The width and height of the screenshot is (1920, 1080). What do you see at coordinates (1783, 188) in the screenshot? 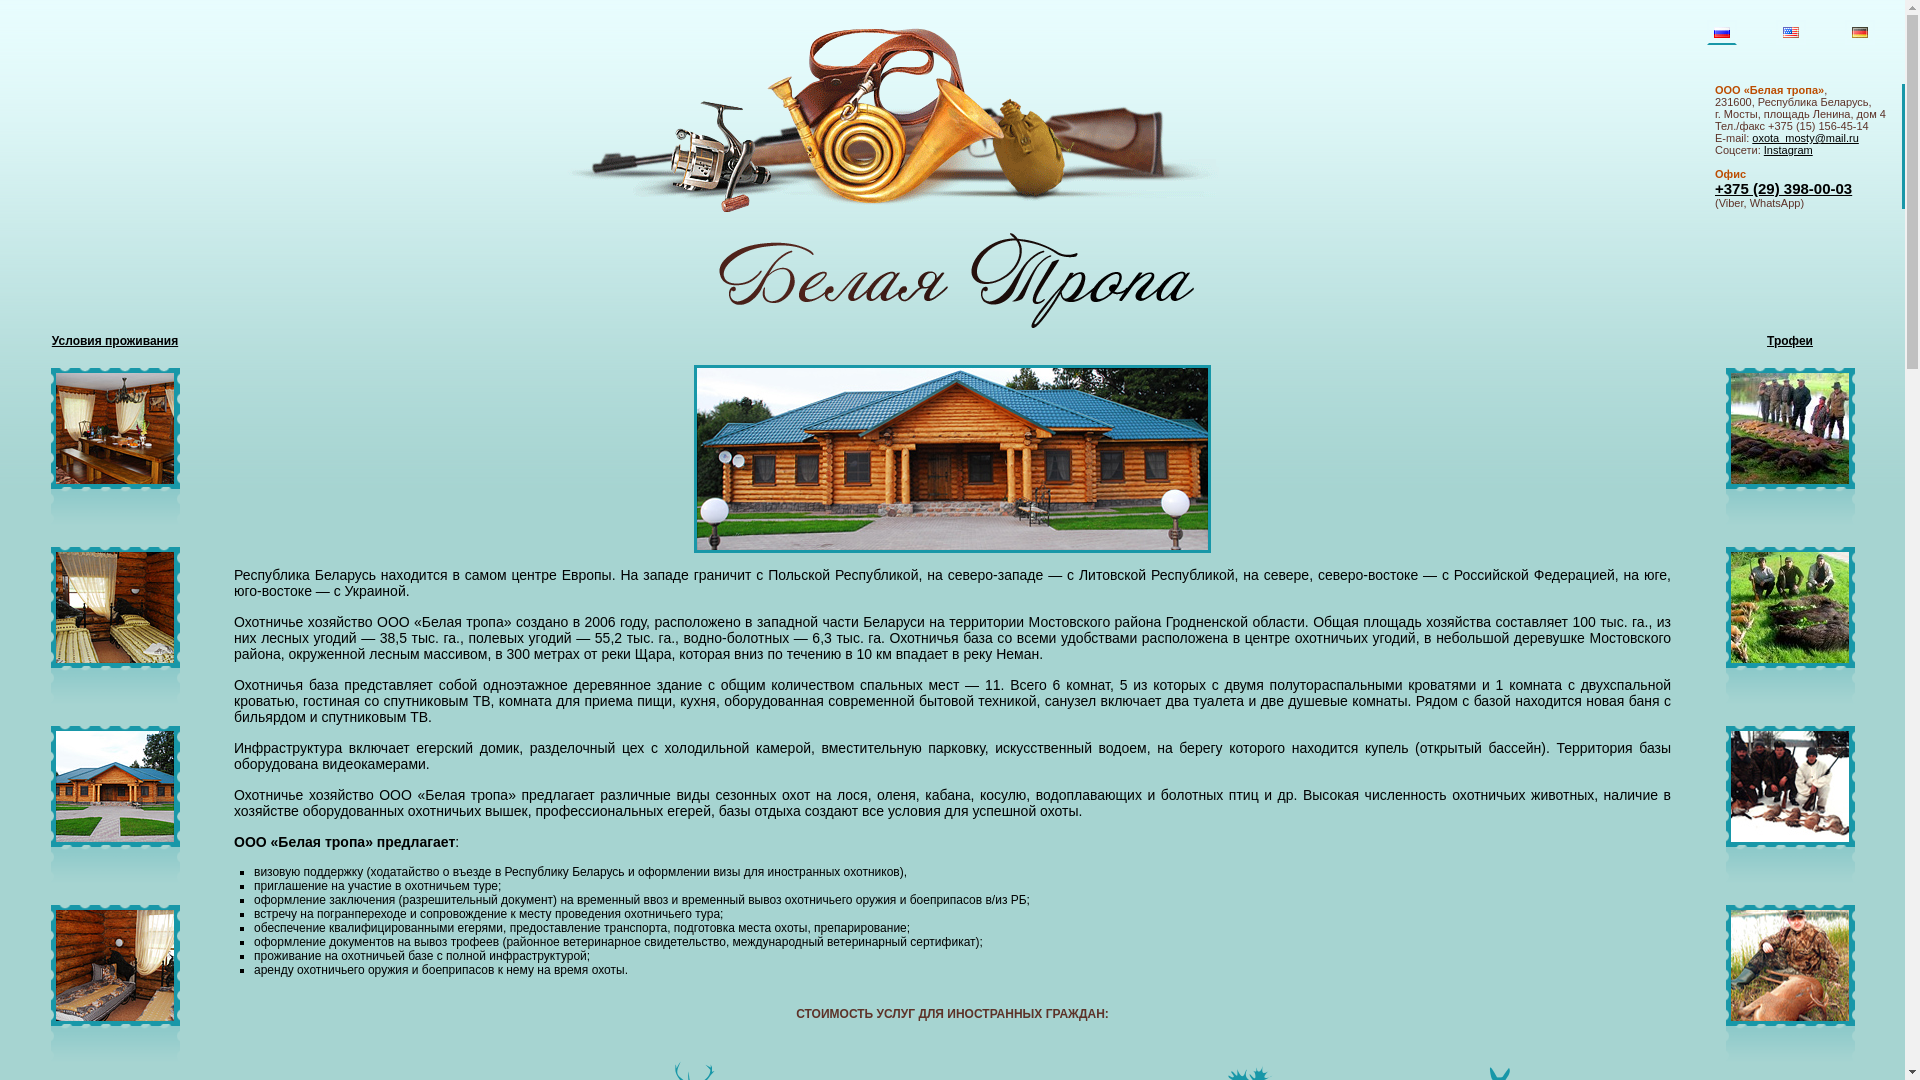
I see `'+375 (29) 398-00-03'` at bounding box center [1783, 188].